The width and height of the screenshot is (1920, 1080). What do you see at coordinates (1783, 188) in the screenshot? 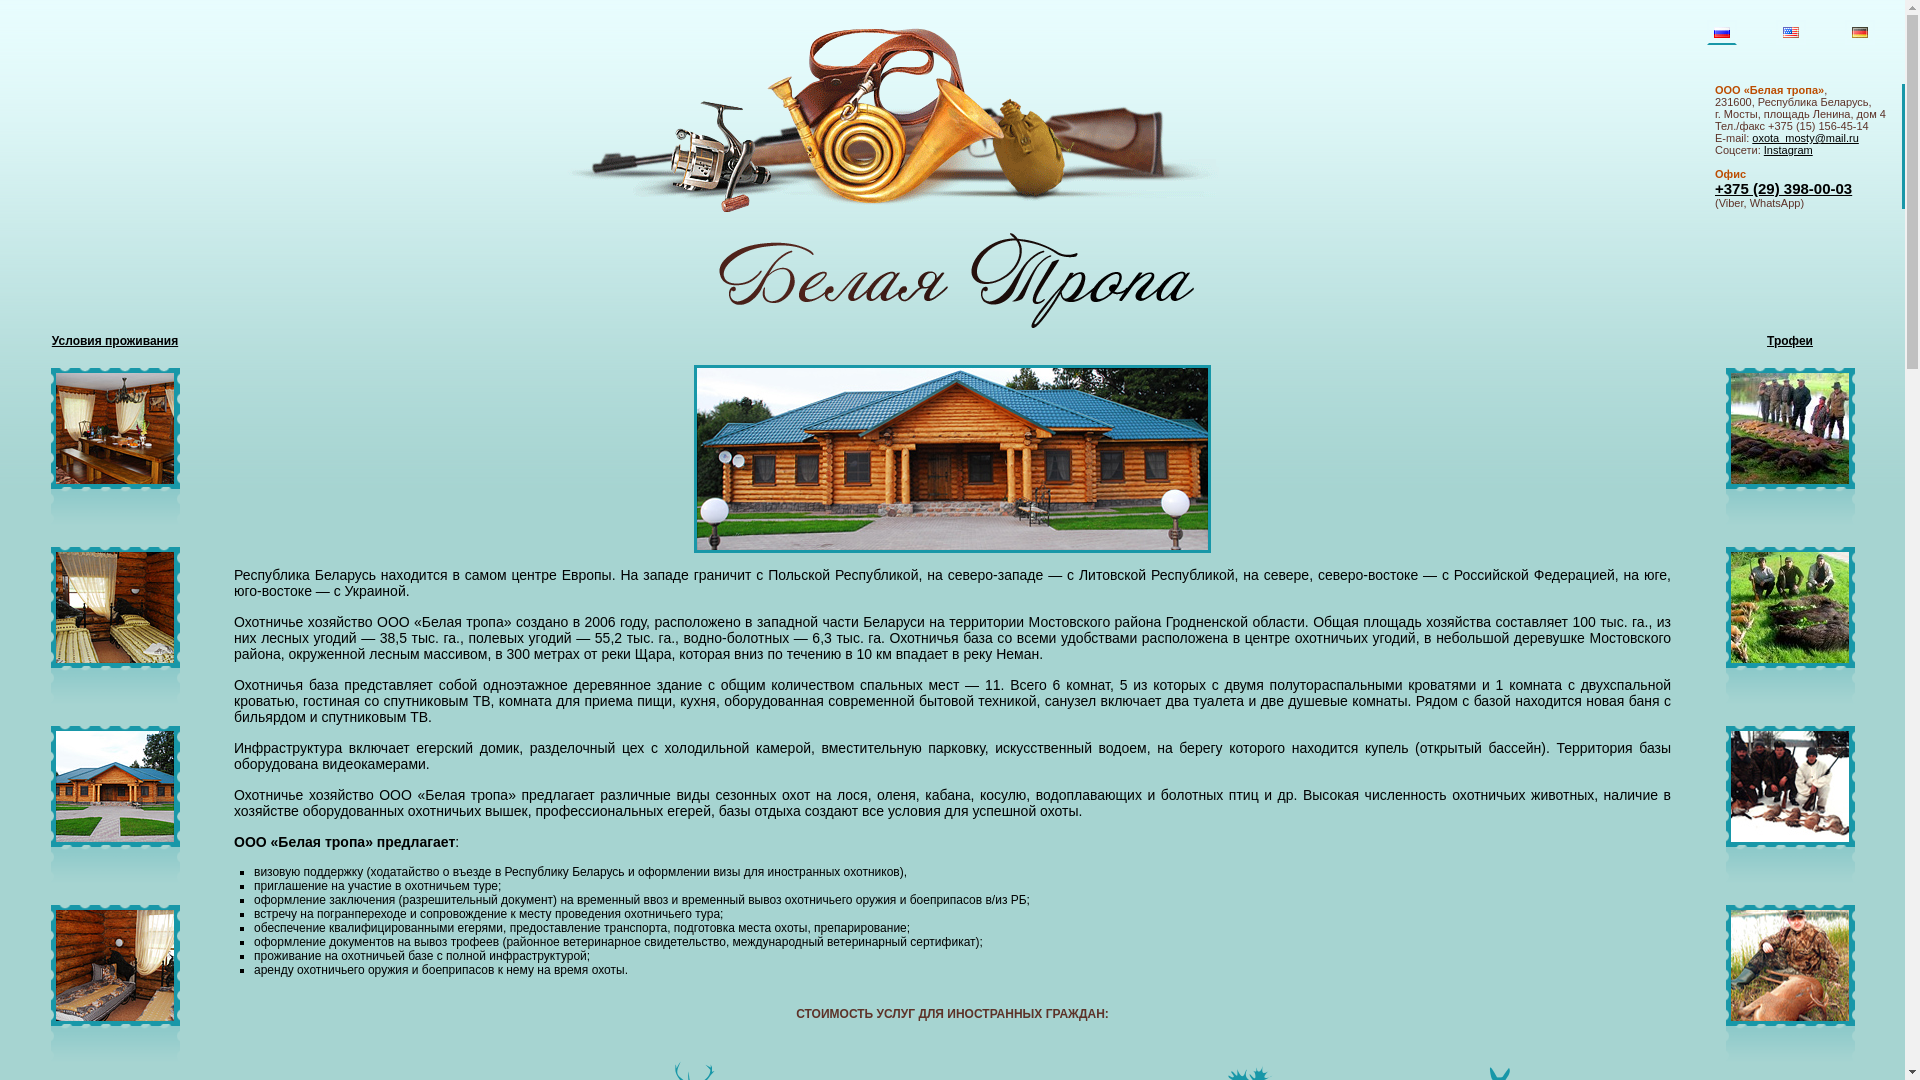
I see `'+375 (29) 398-00-03'` at bounding box center [1783, 188].